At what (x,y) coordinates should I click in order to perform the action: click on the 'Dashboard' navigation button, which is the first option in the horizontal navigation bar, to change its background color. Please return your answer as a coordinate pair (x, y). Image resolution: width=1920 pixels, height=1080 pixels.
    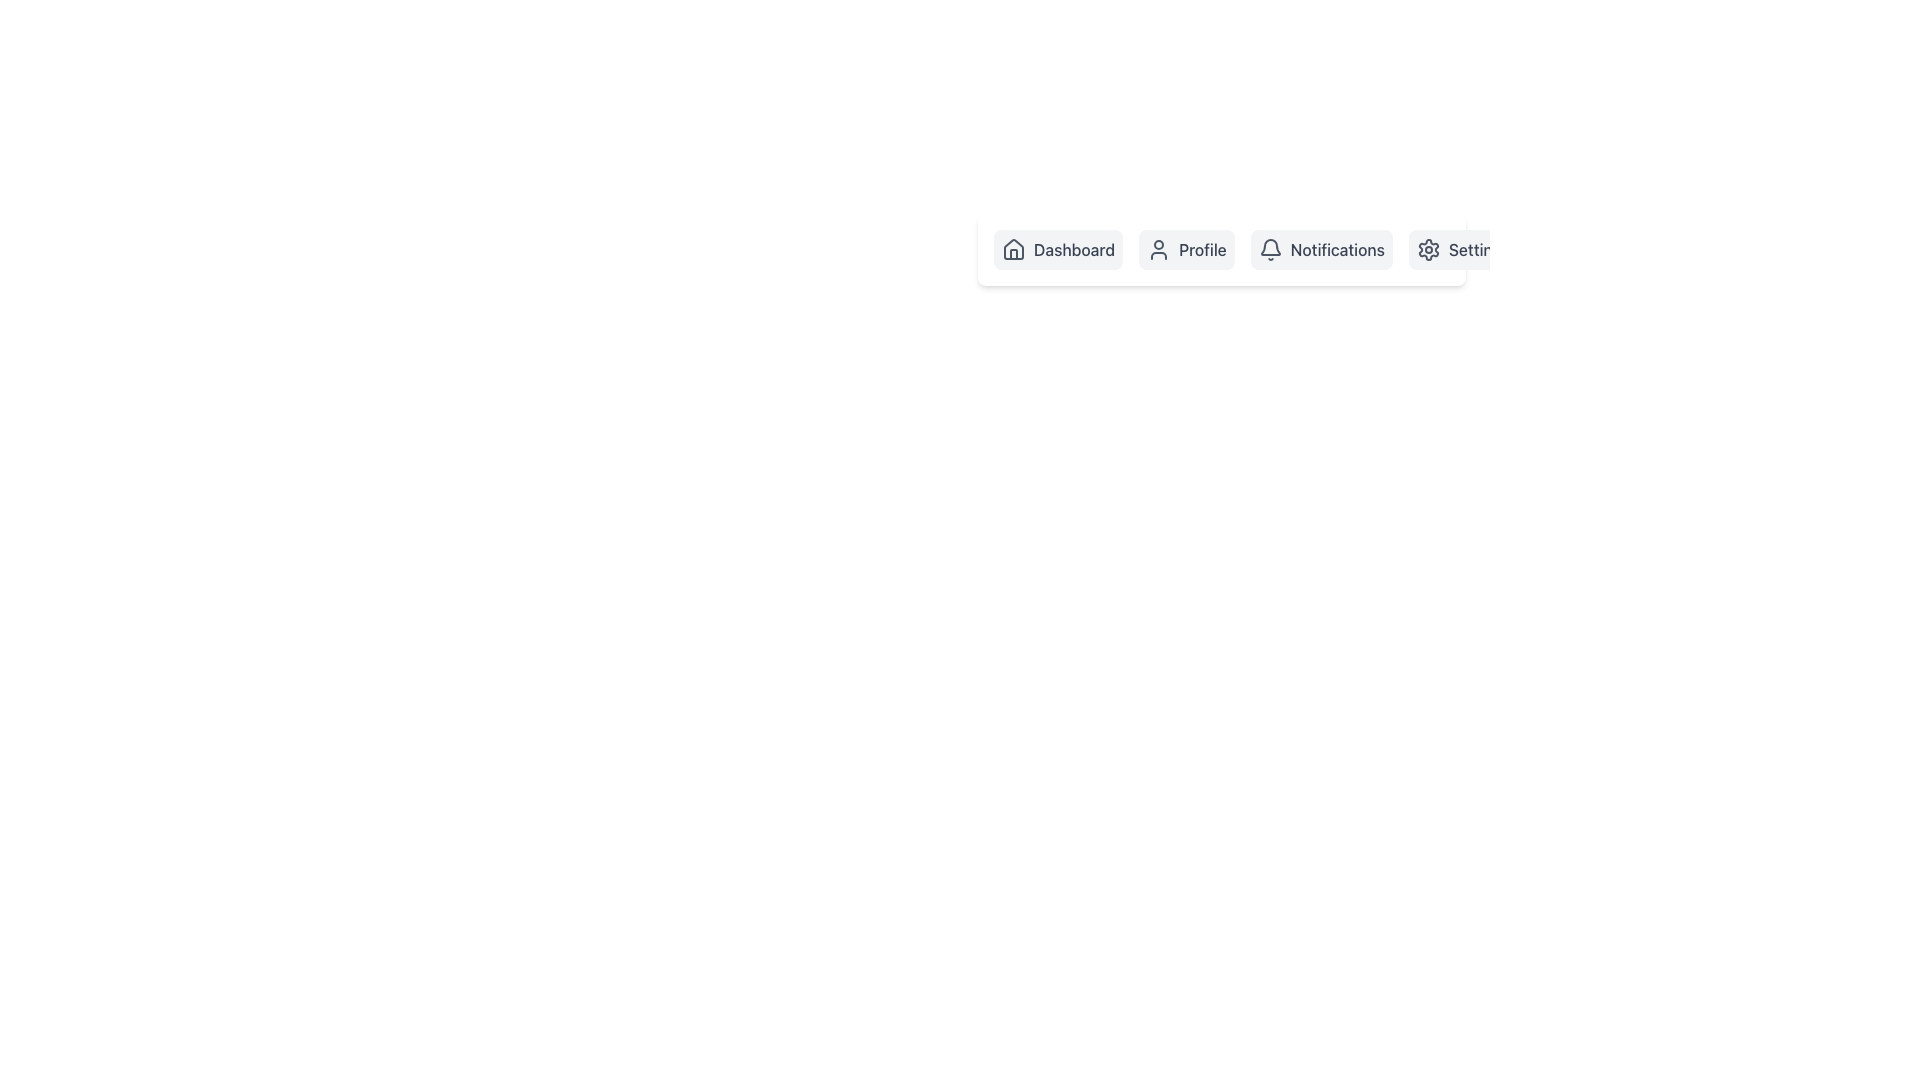
    Looking at the image, I should click on (1057, 249).